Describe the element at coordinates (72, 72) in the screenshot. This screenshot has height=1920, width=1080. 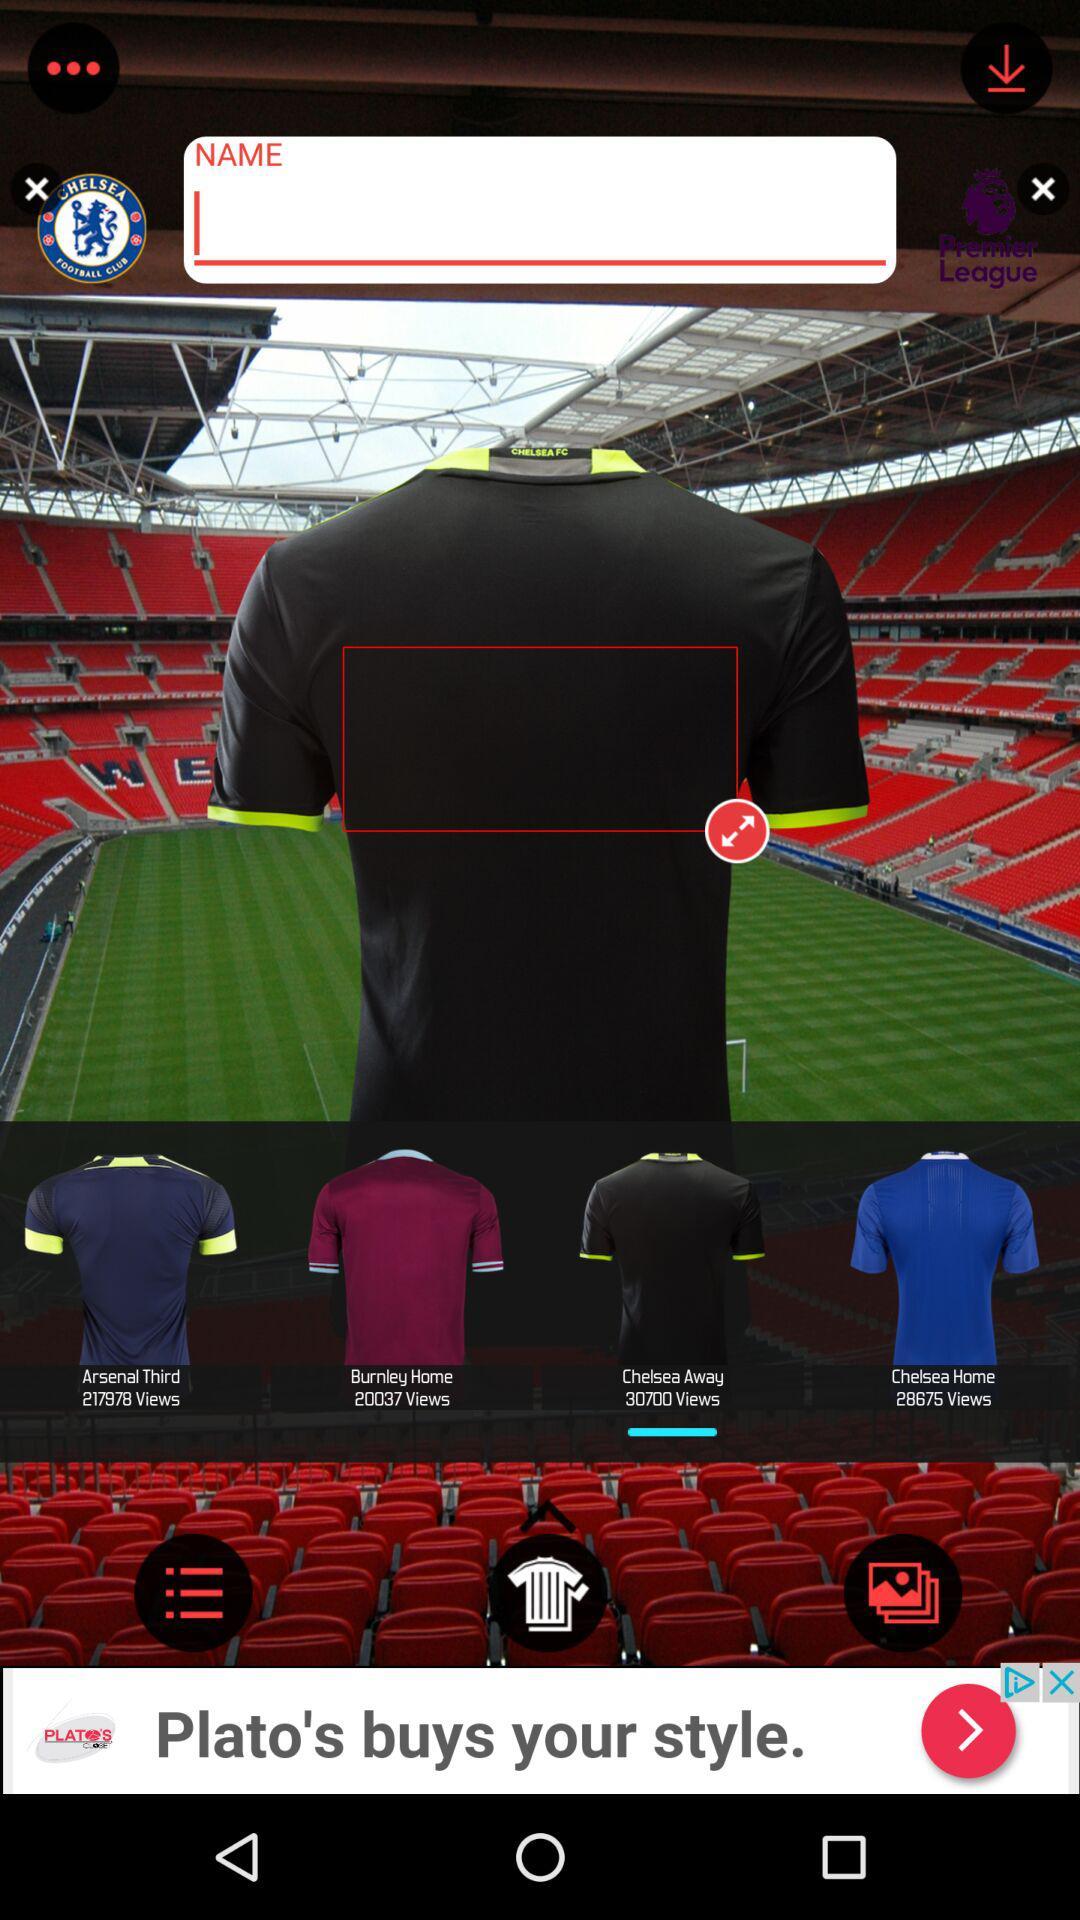
I see `the more icon` at that location.